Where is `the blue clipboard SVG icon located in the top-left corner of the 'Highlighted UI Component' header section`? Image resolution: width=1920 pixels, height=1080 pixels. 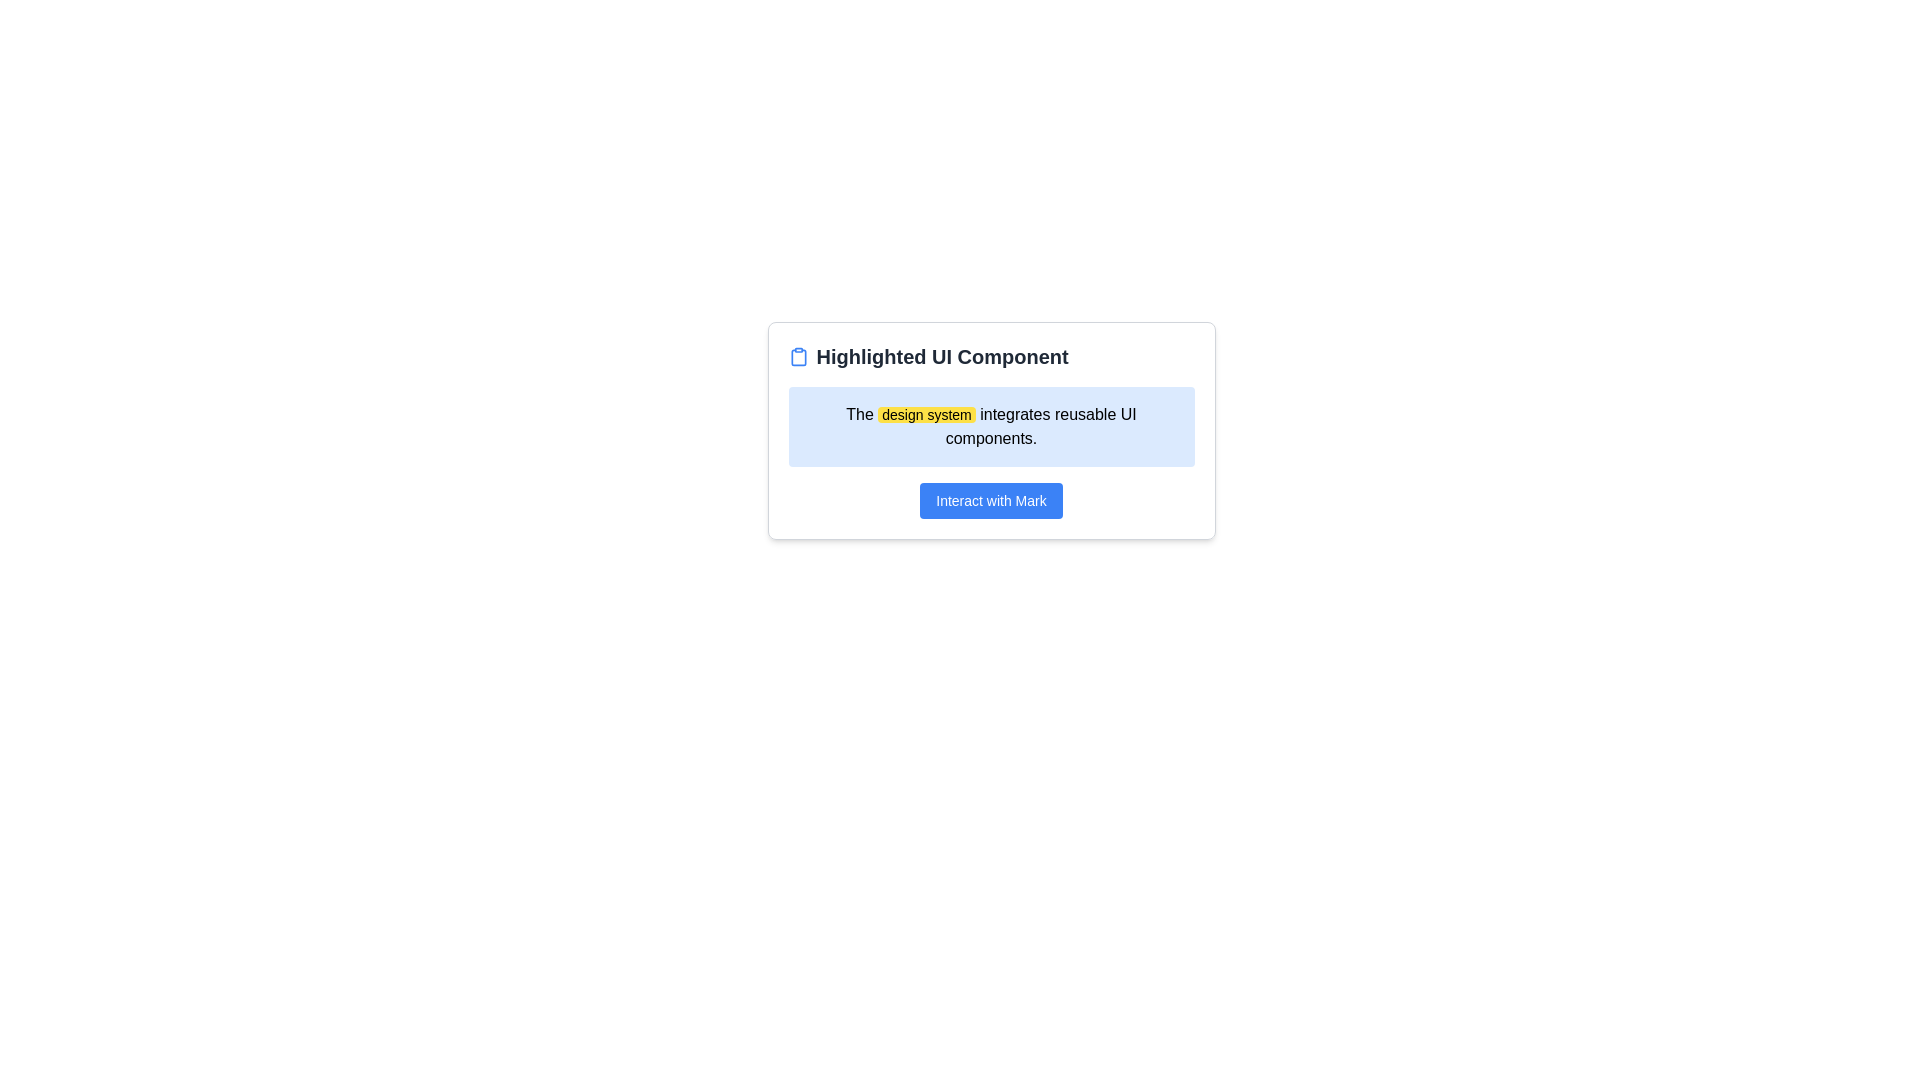 the blue clipboard SVG icon located in the top-left corner of the 'Highlighted UI Component' header section is located at coordinates (797, 356).